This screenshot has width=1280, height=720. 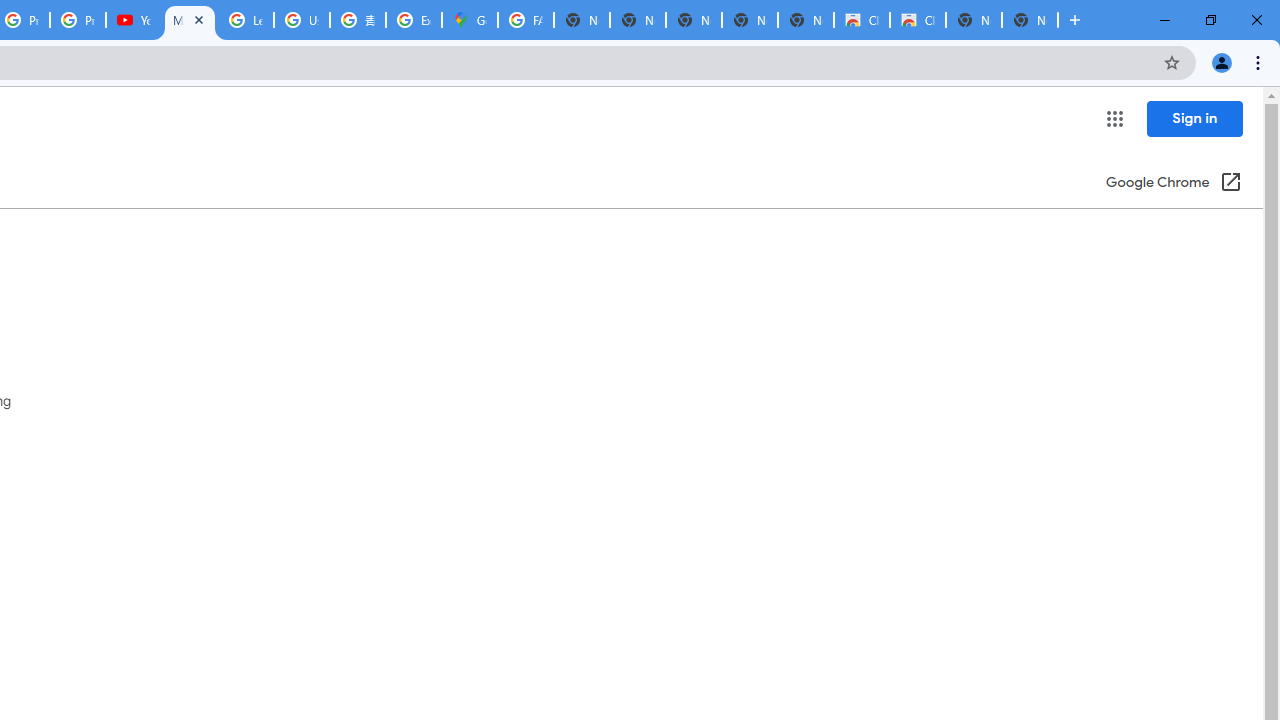 I want to click on 'Google Chrome (Open in a new window)', so click(x=1173, y=183).